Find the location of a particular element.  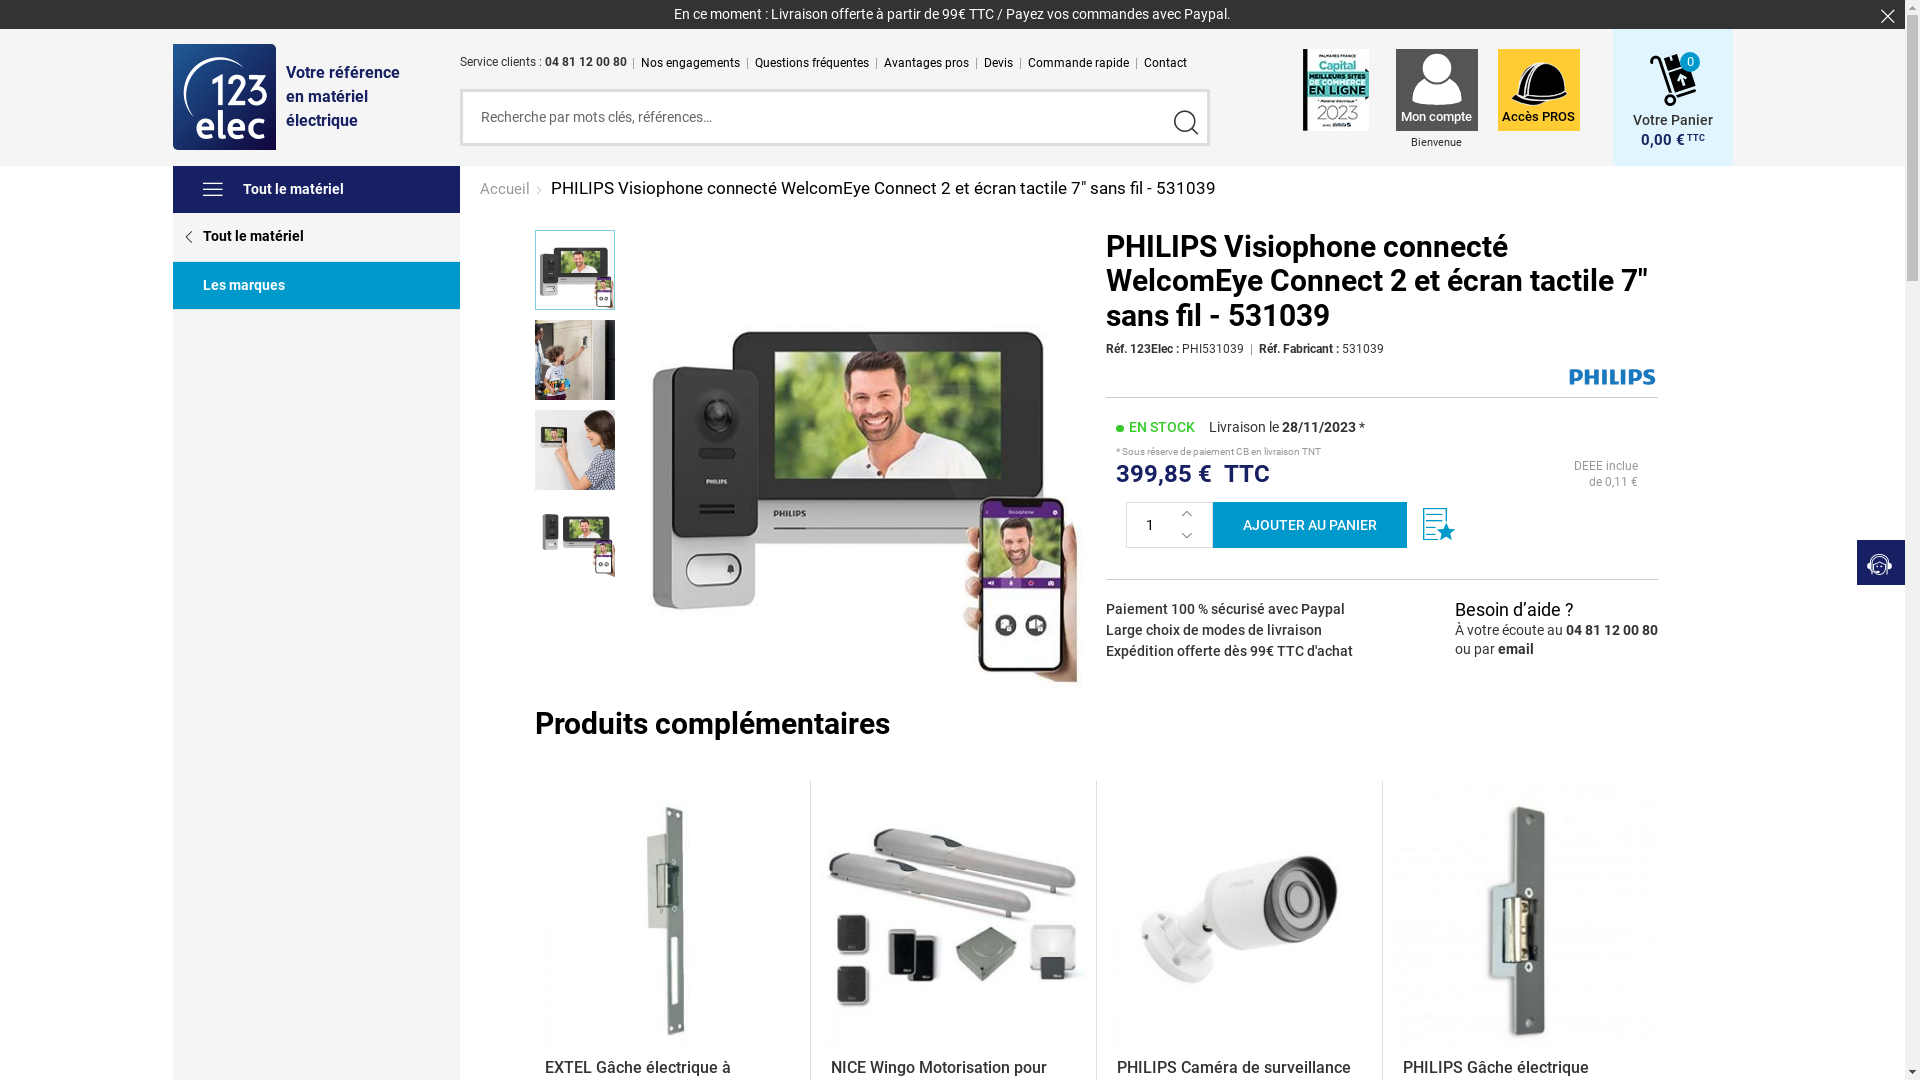

'Mon compte is located at coordinates (1375, 107).